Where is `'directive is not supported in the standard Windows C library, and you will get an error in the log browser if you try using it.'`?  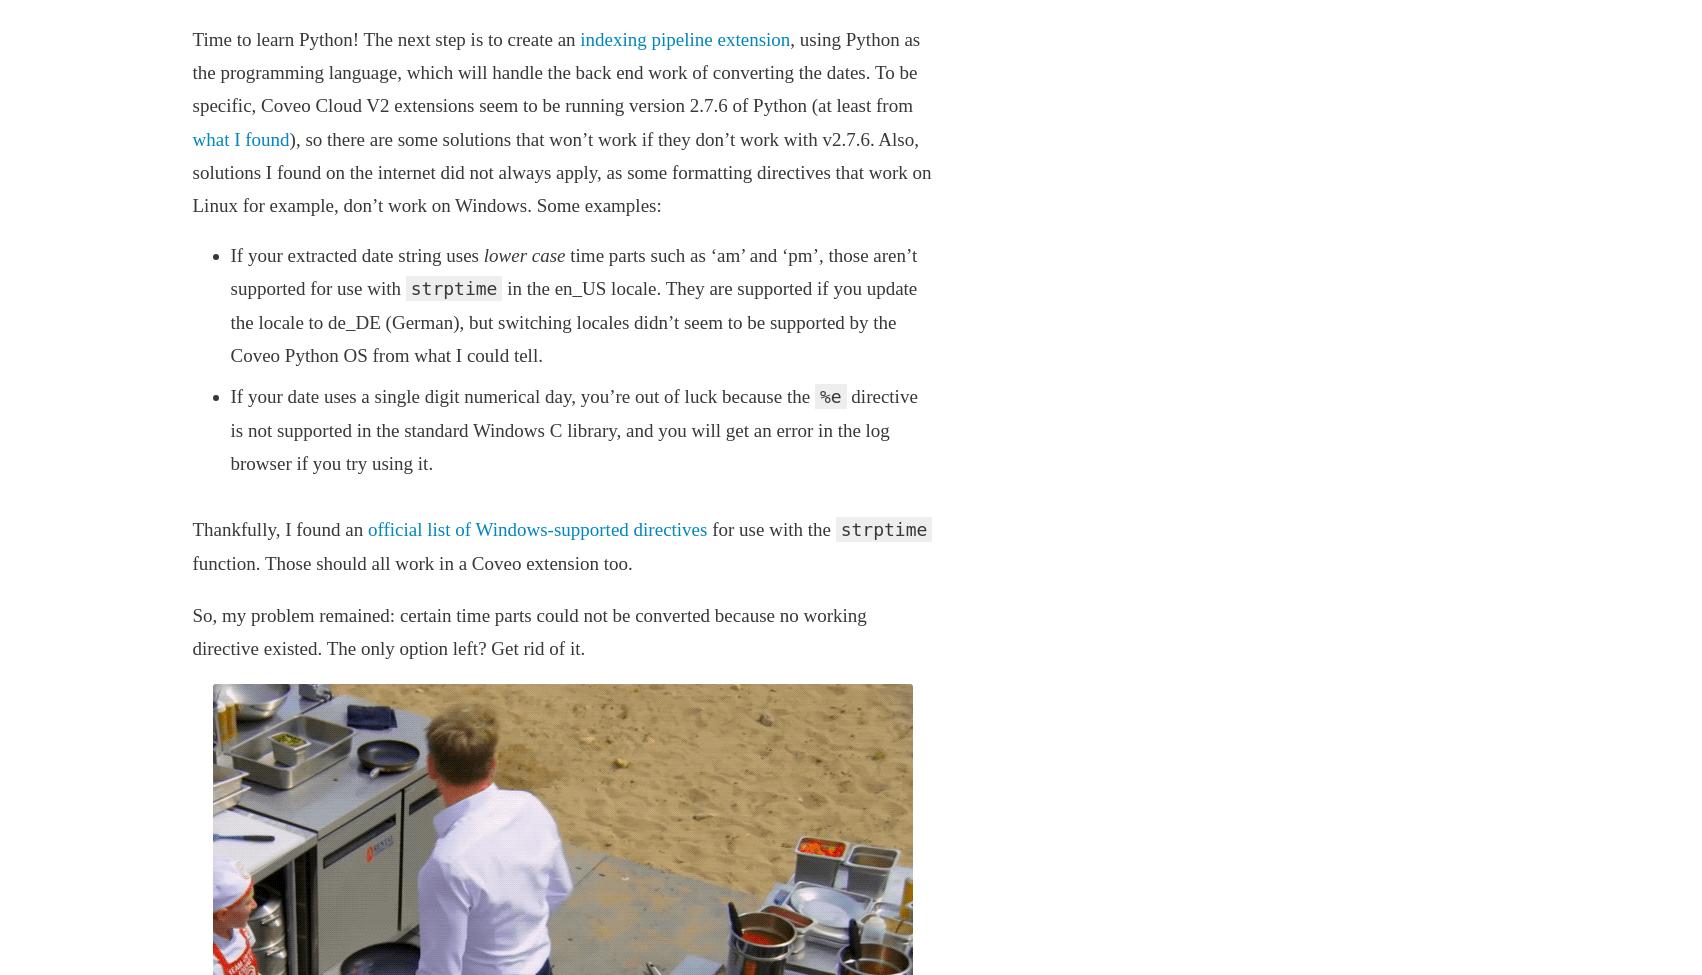 'directive is not supported in the standard Windows C library, and you will get an error in the log browser if you try using it.' is located at coordinates (228, 429).